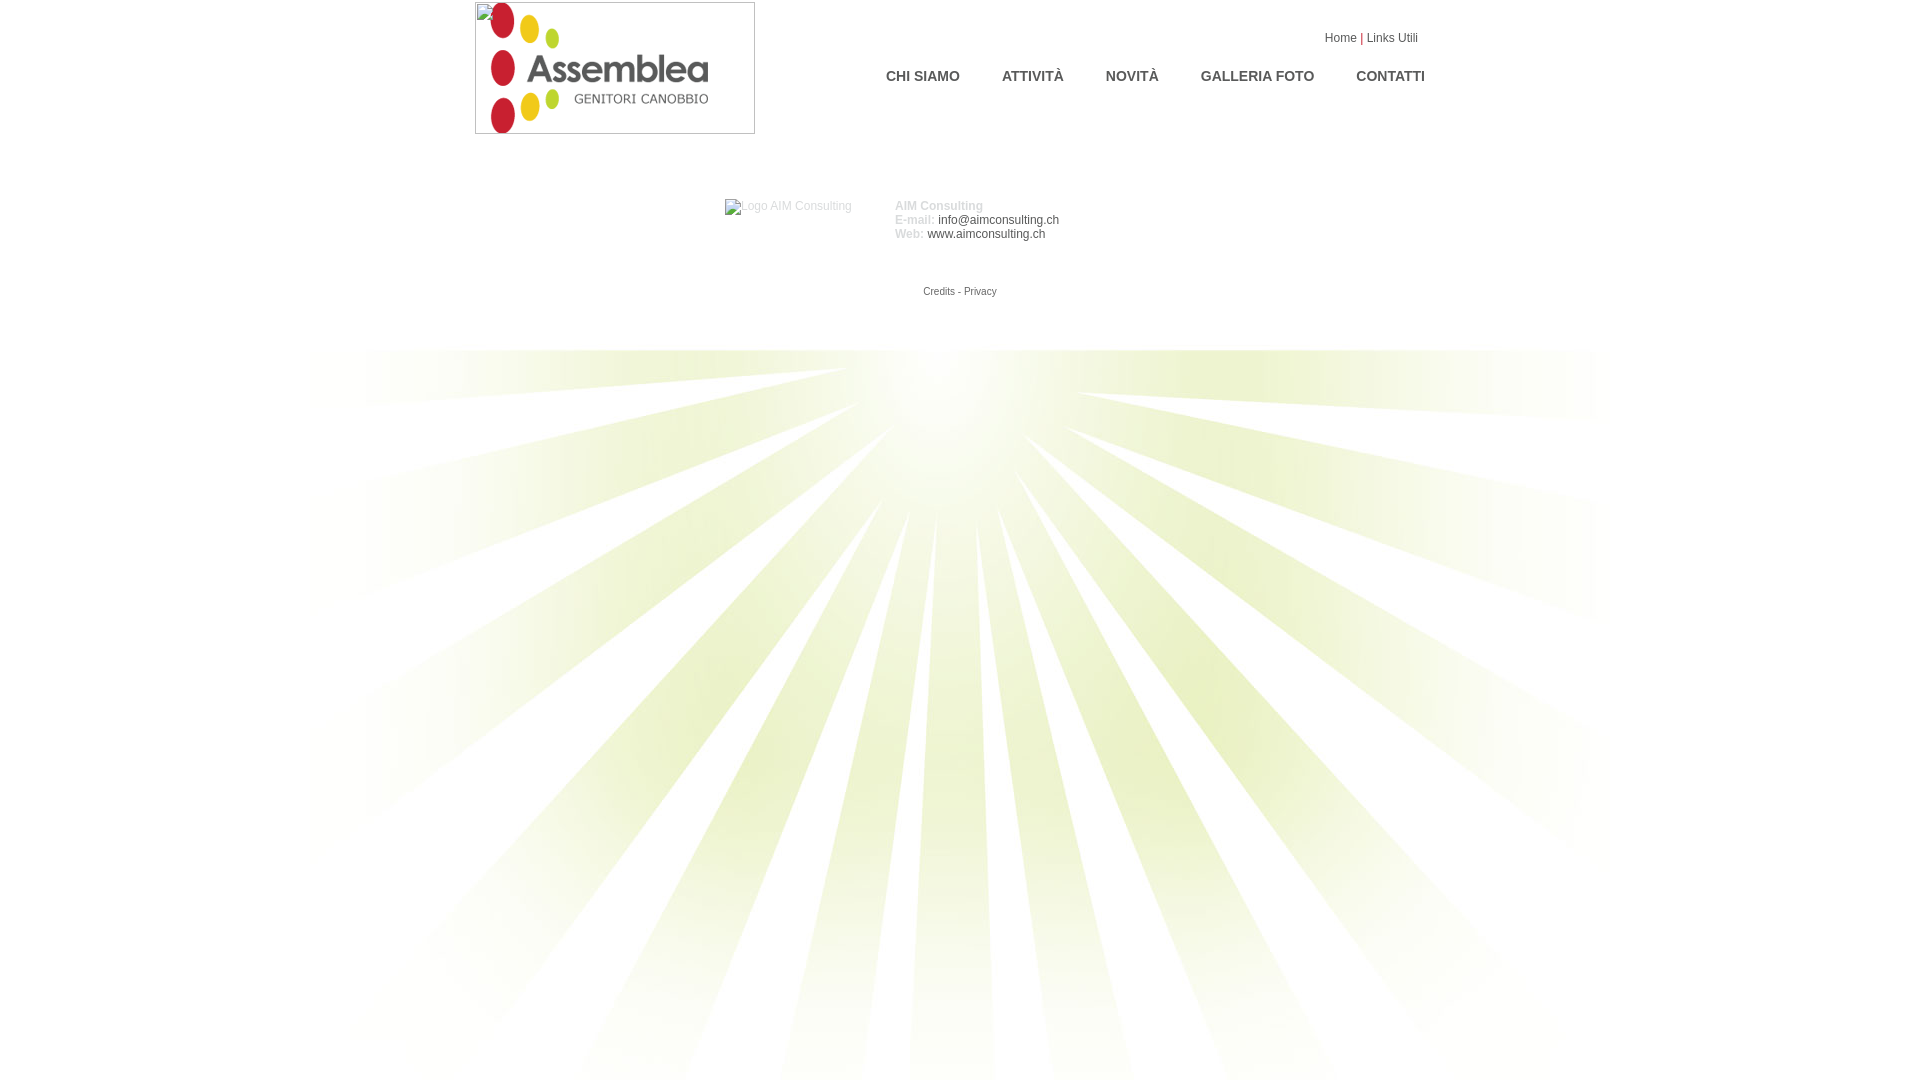 The height and width of the screenshot is (1080, 1920). I want to click on 'Credits', so click(938, 291).